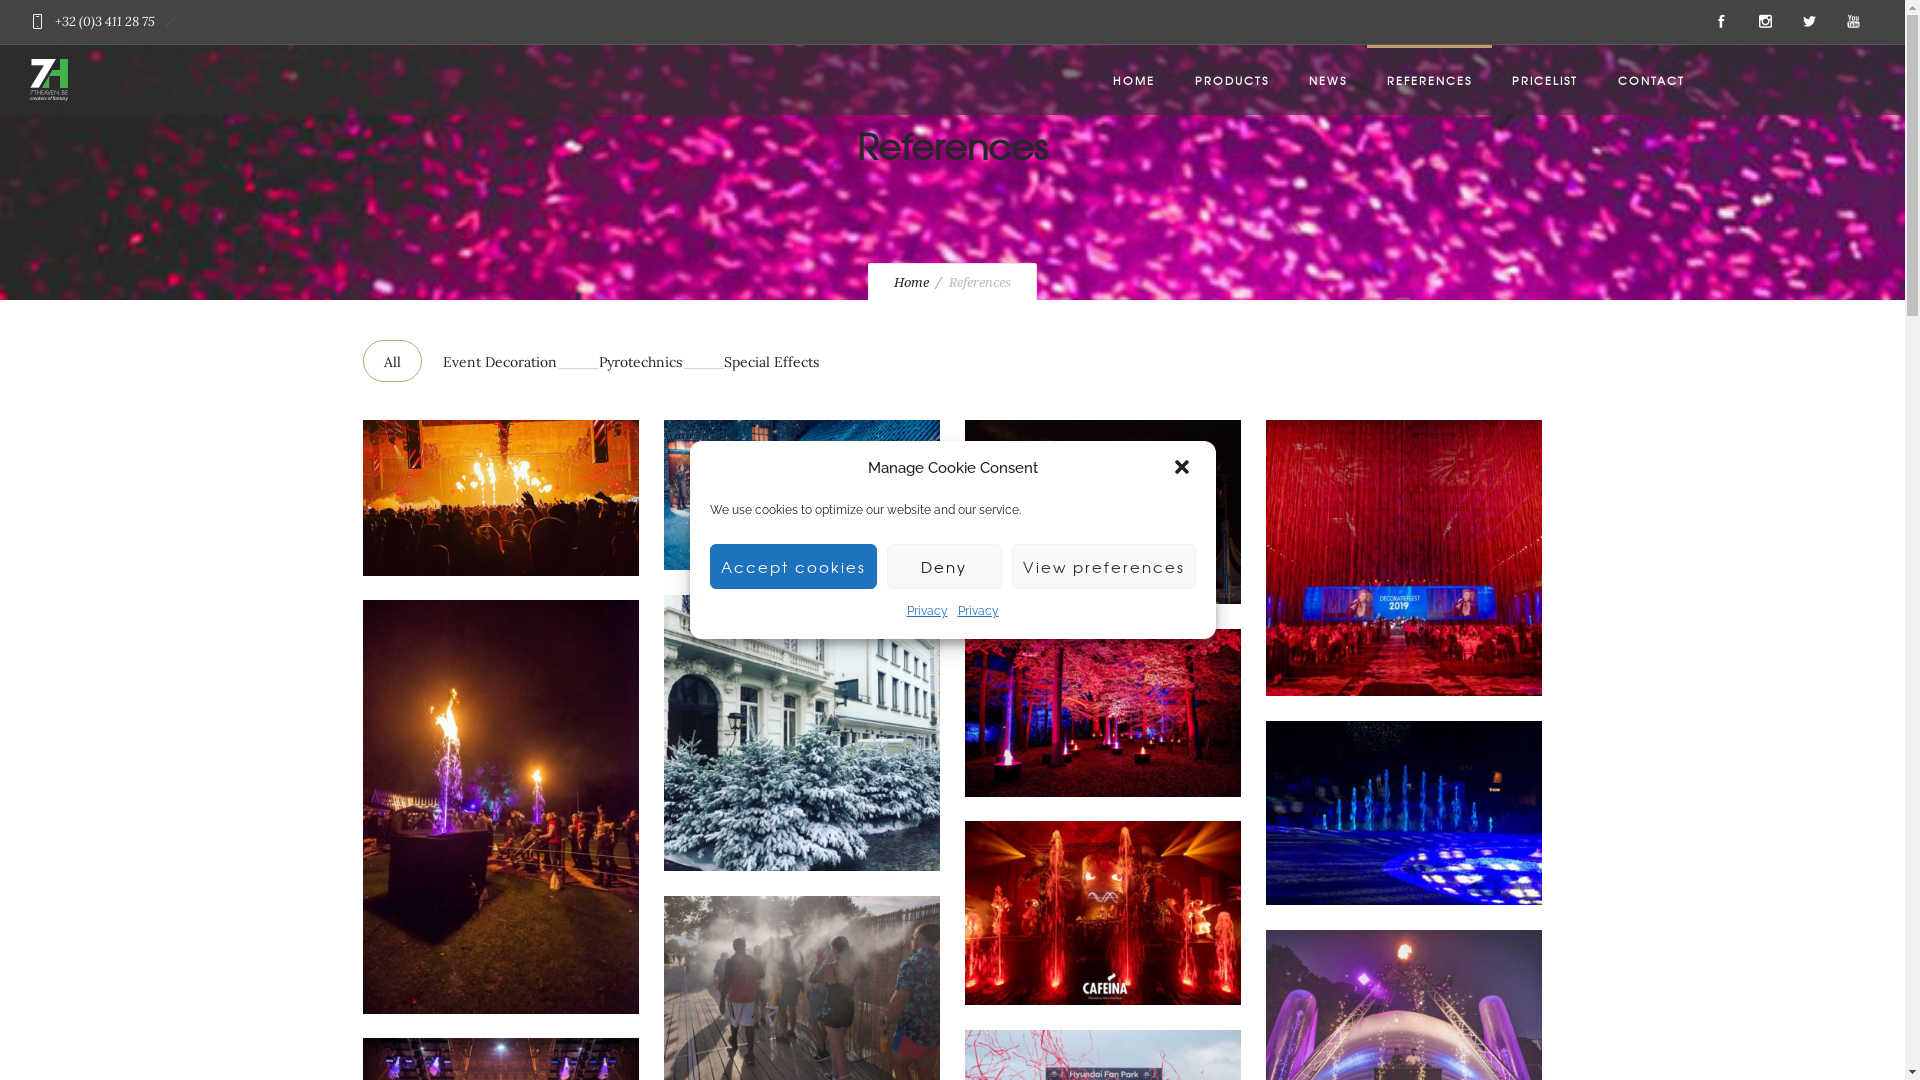 This screenshot has height=1080, width=1920. Describe the element at coordinates (640, 361) in the screenshot. I see `'Pyrotechnics'` at that location.